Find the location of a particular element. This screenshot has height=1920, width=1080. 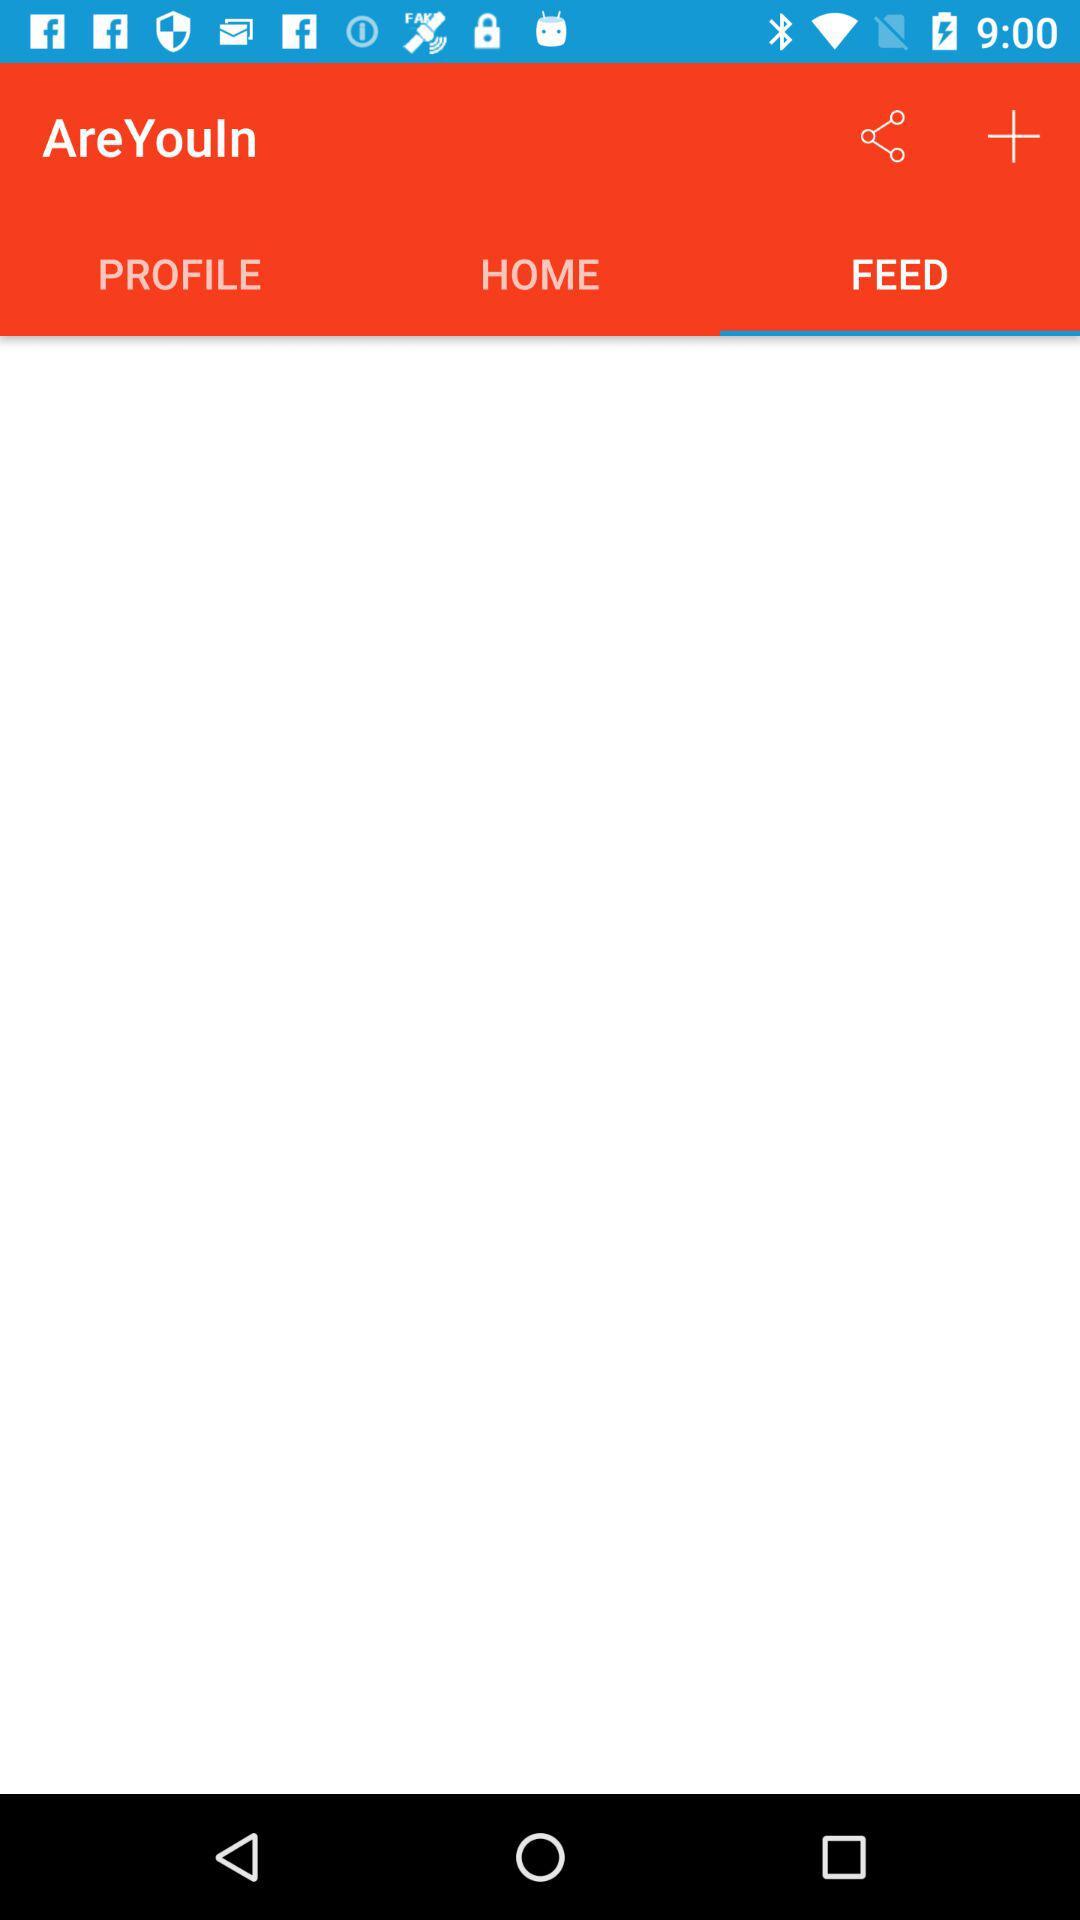

icon to the right of the areyouin icon is located at coordinates (882, 135).